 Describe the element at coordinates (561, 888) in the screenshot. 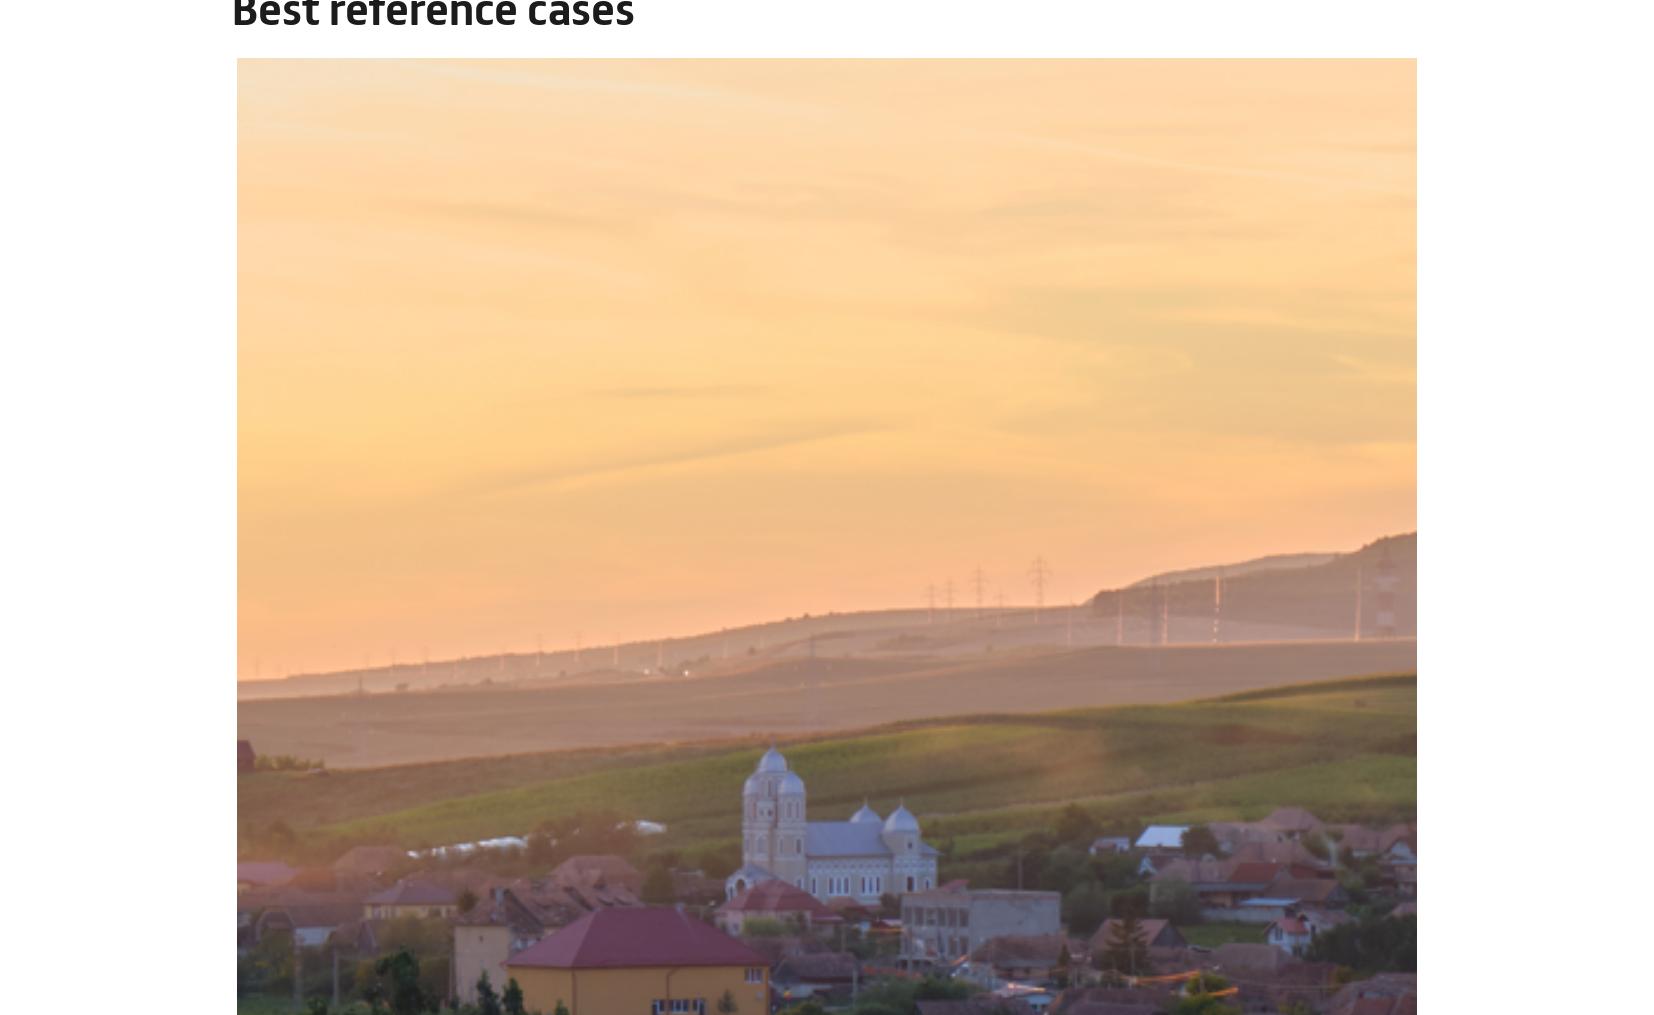

I see `'and'` at that location.